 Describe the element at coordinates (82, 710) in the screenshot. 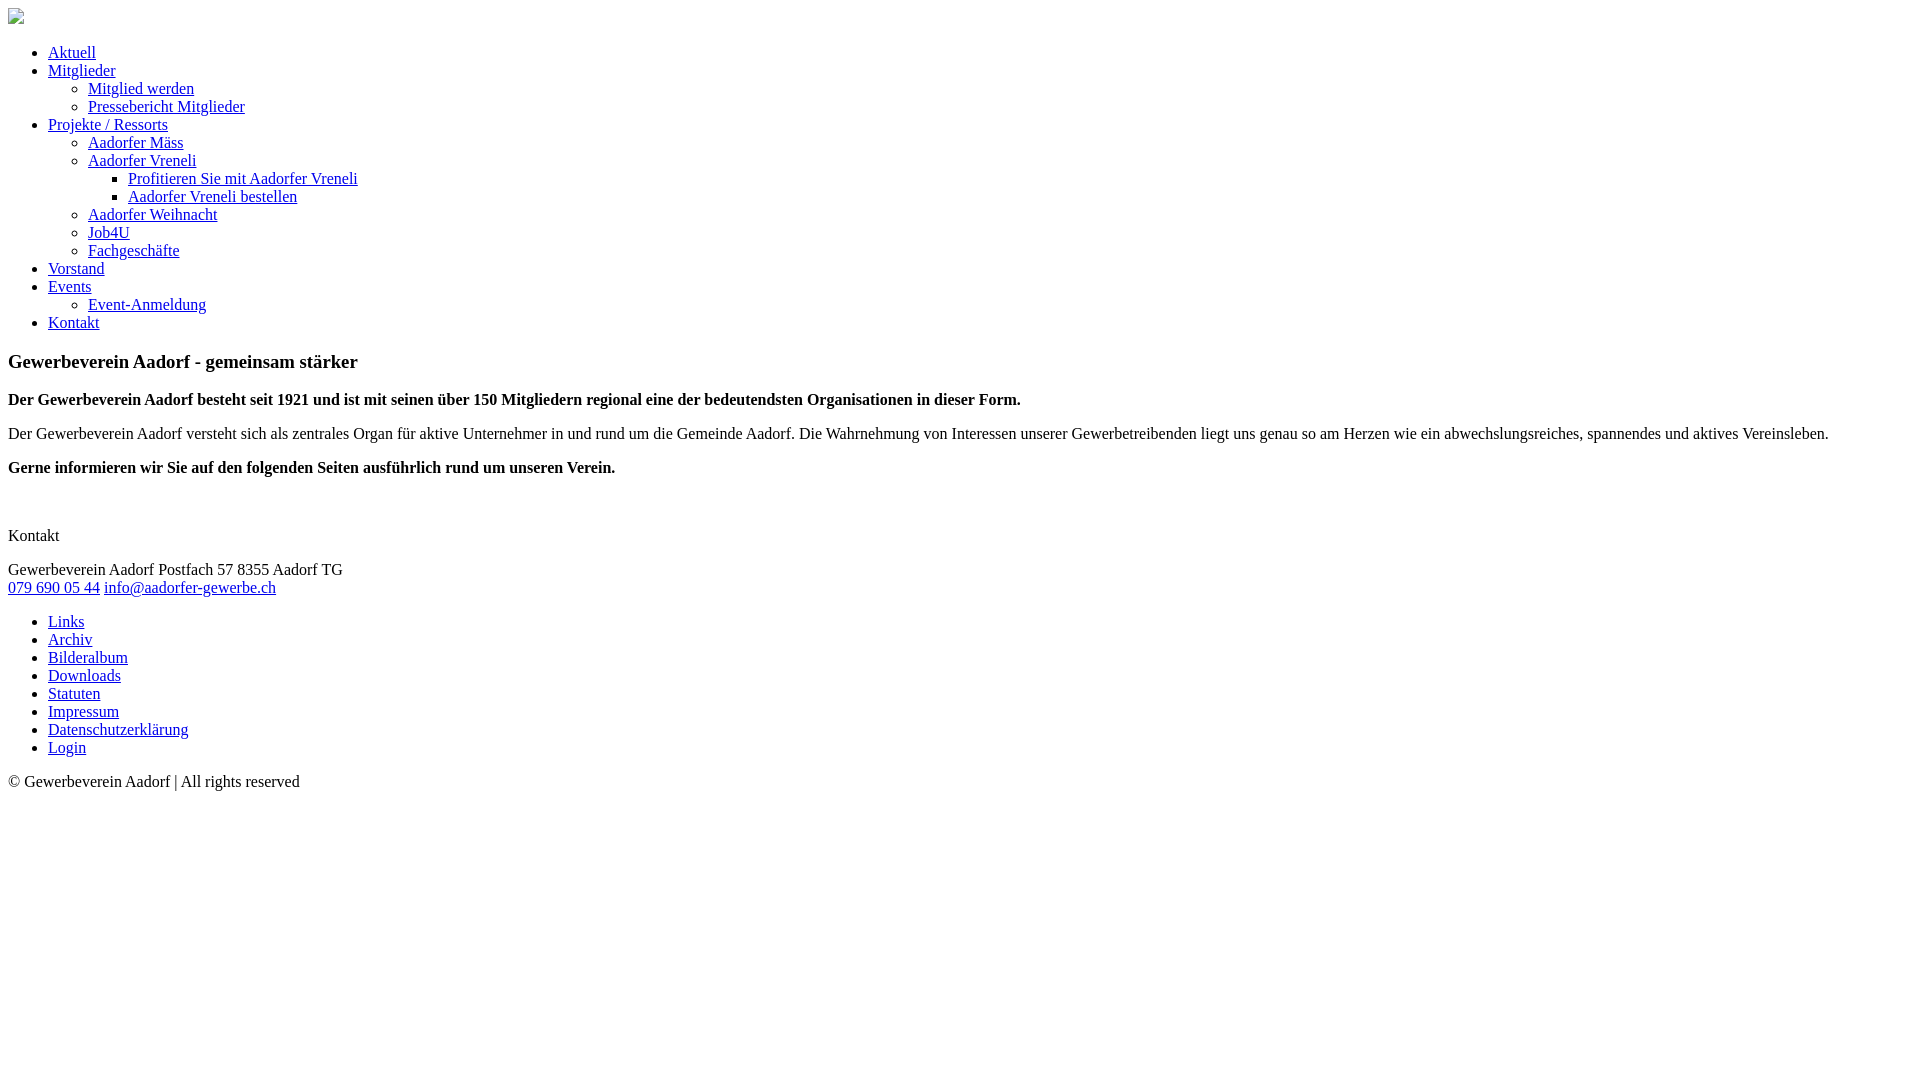

I see `'Impressum'` at that location.